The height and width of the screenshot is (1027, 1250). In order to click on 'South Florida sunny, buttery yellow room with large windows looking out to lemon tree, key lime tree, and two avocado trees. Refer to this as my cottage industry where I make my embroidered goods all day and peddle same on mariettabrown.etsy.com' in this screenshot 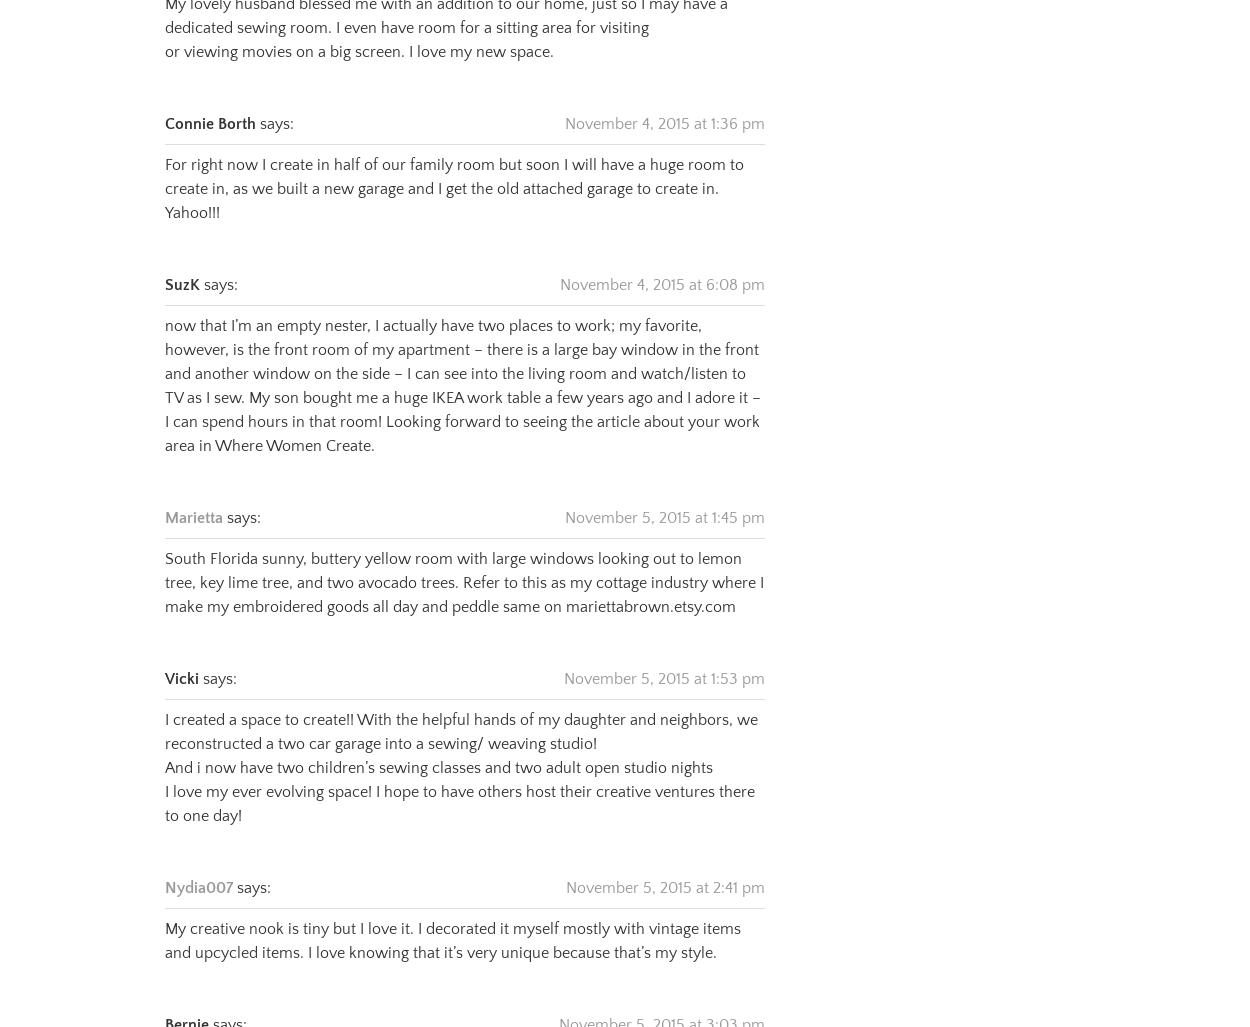, I will do `click(463, 556)`.